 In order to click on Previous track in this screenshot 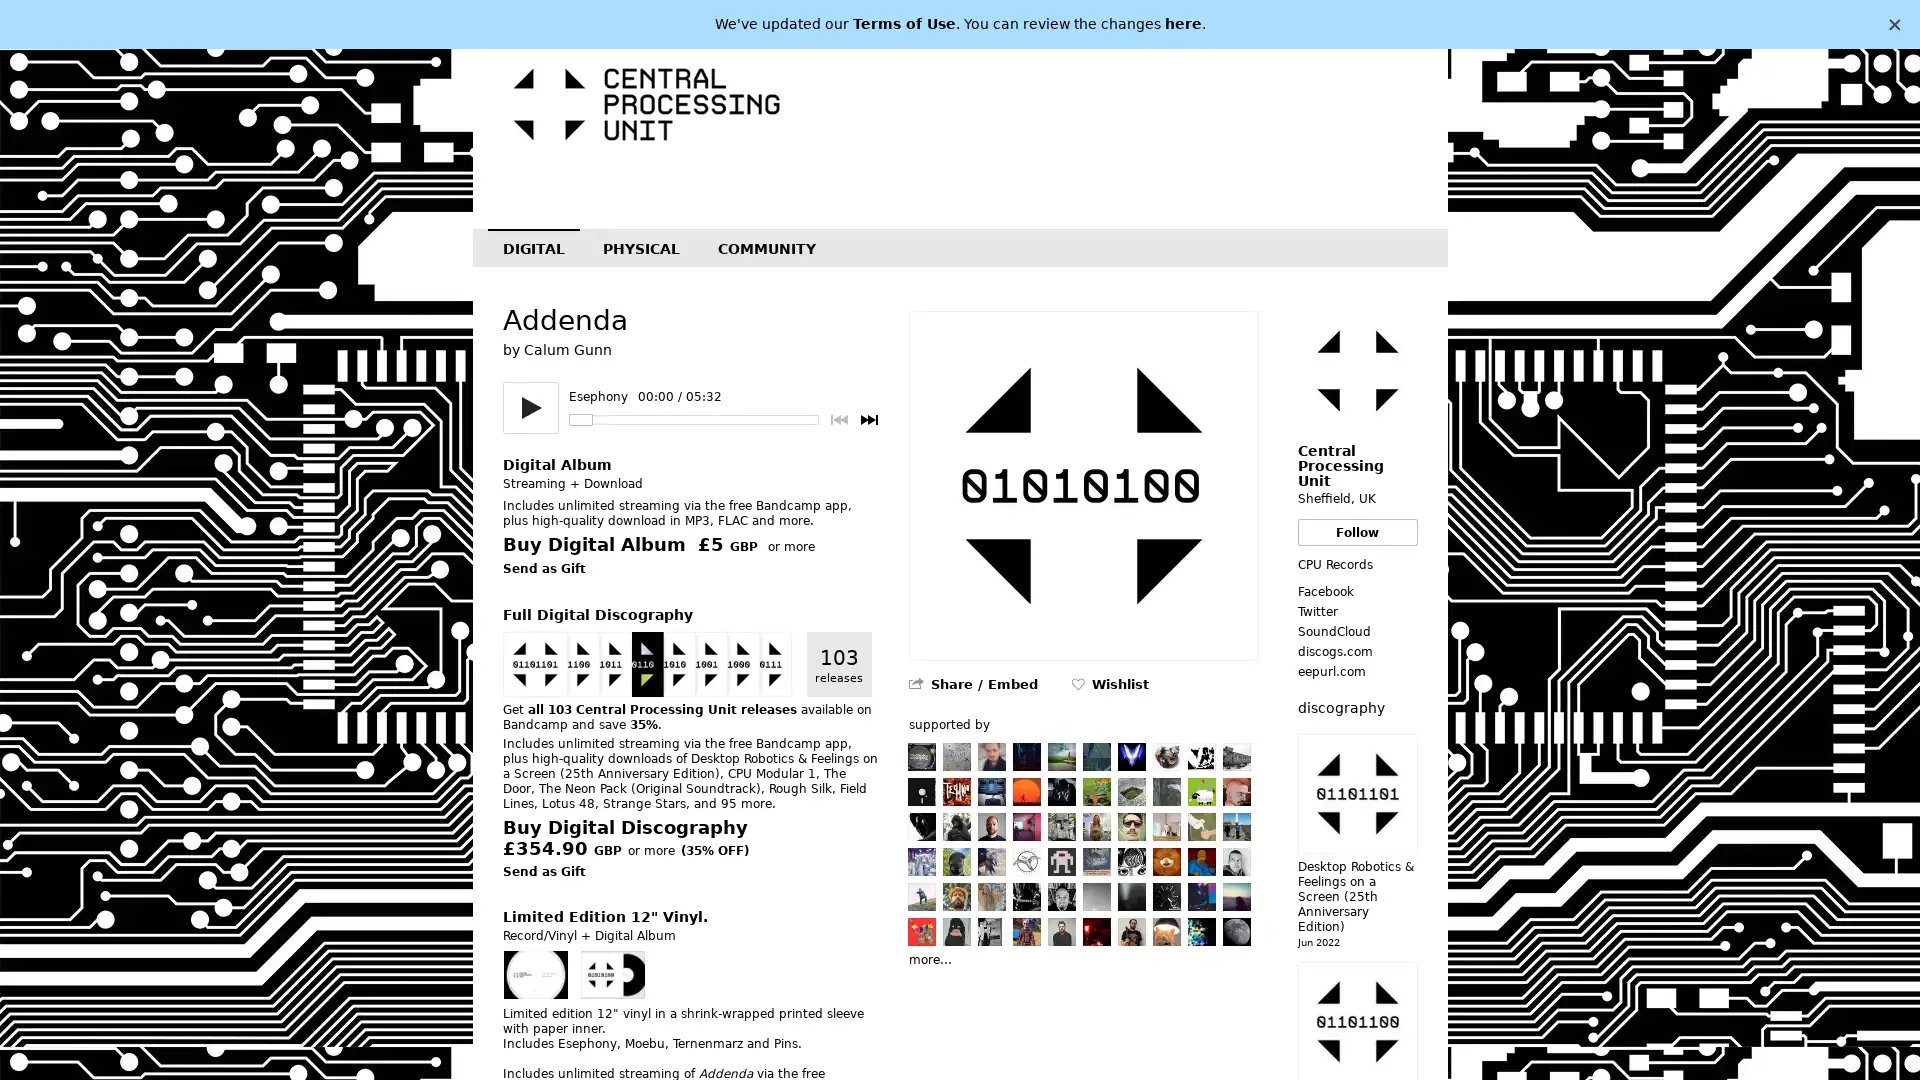, I will do `click(838, 419)`.